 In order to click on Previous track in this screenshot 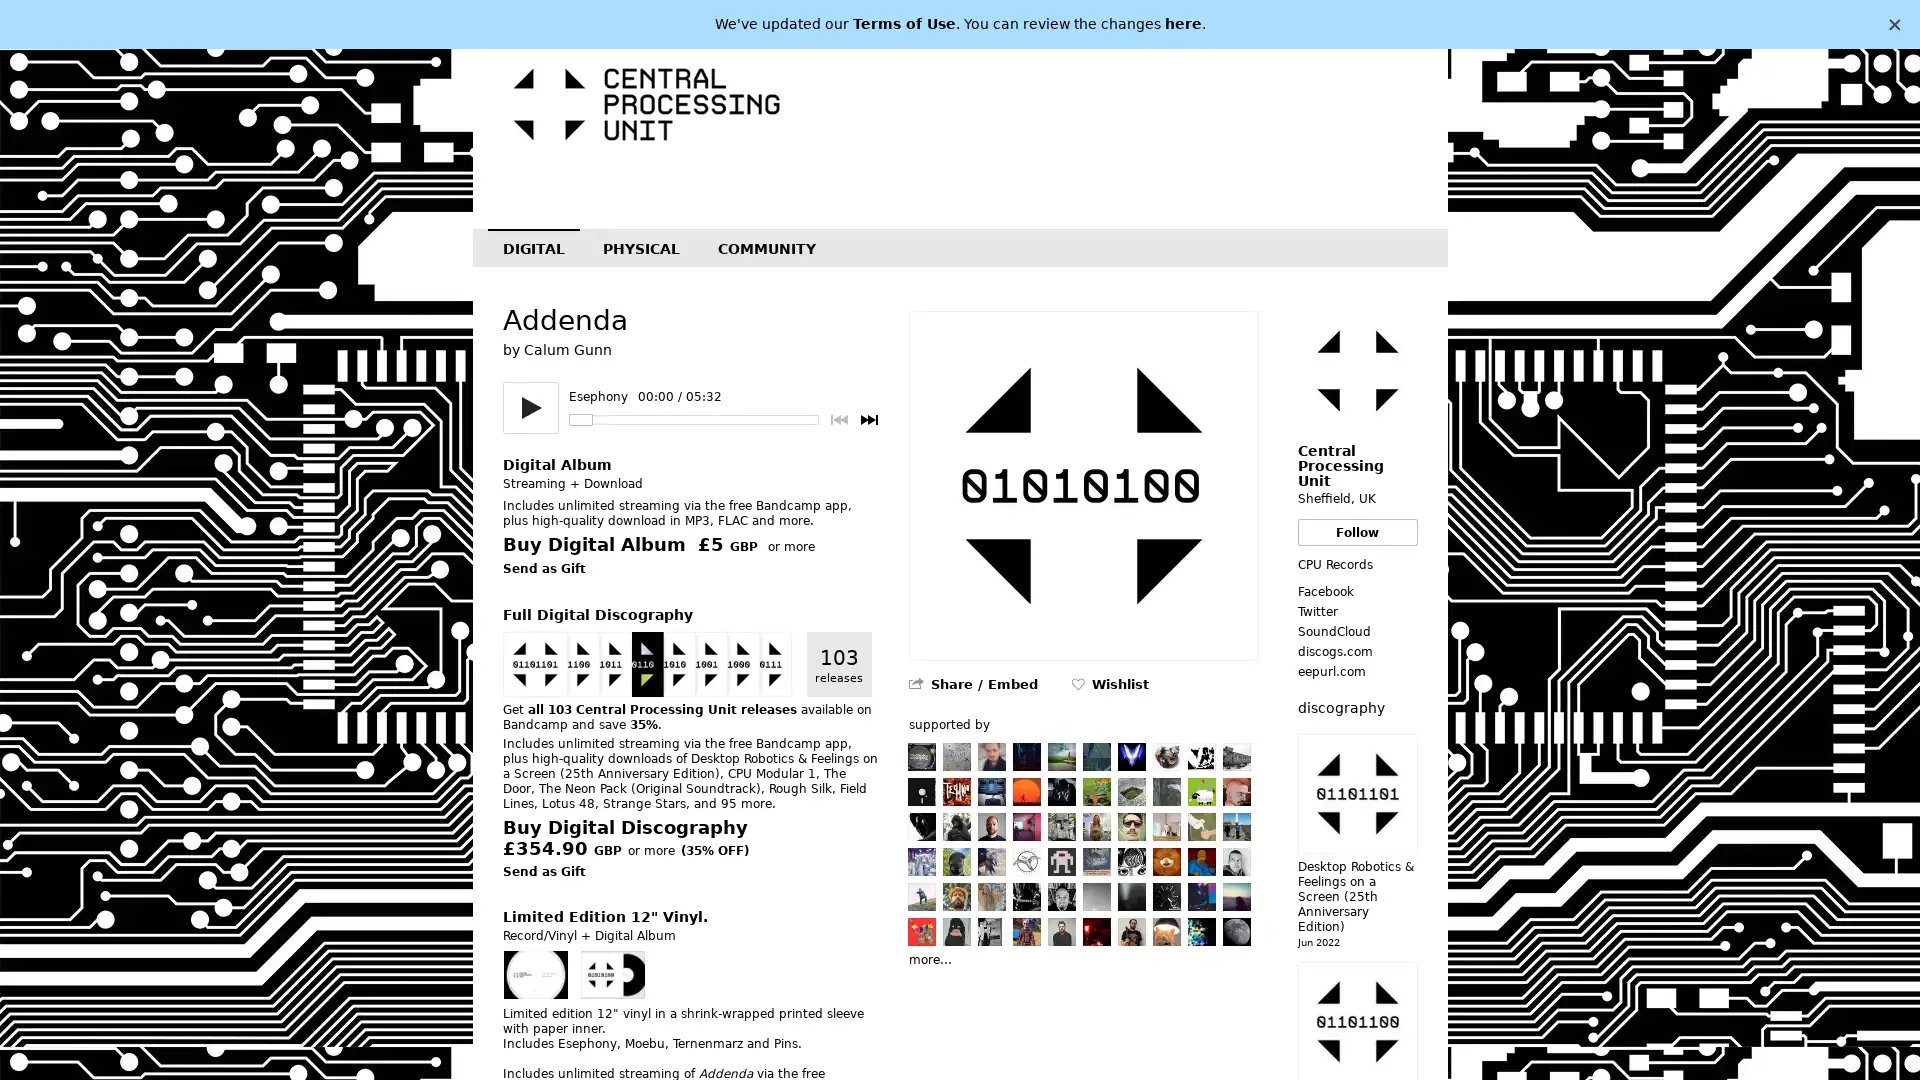, I will do `click(838, 419)`.